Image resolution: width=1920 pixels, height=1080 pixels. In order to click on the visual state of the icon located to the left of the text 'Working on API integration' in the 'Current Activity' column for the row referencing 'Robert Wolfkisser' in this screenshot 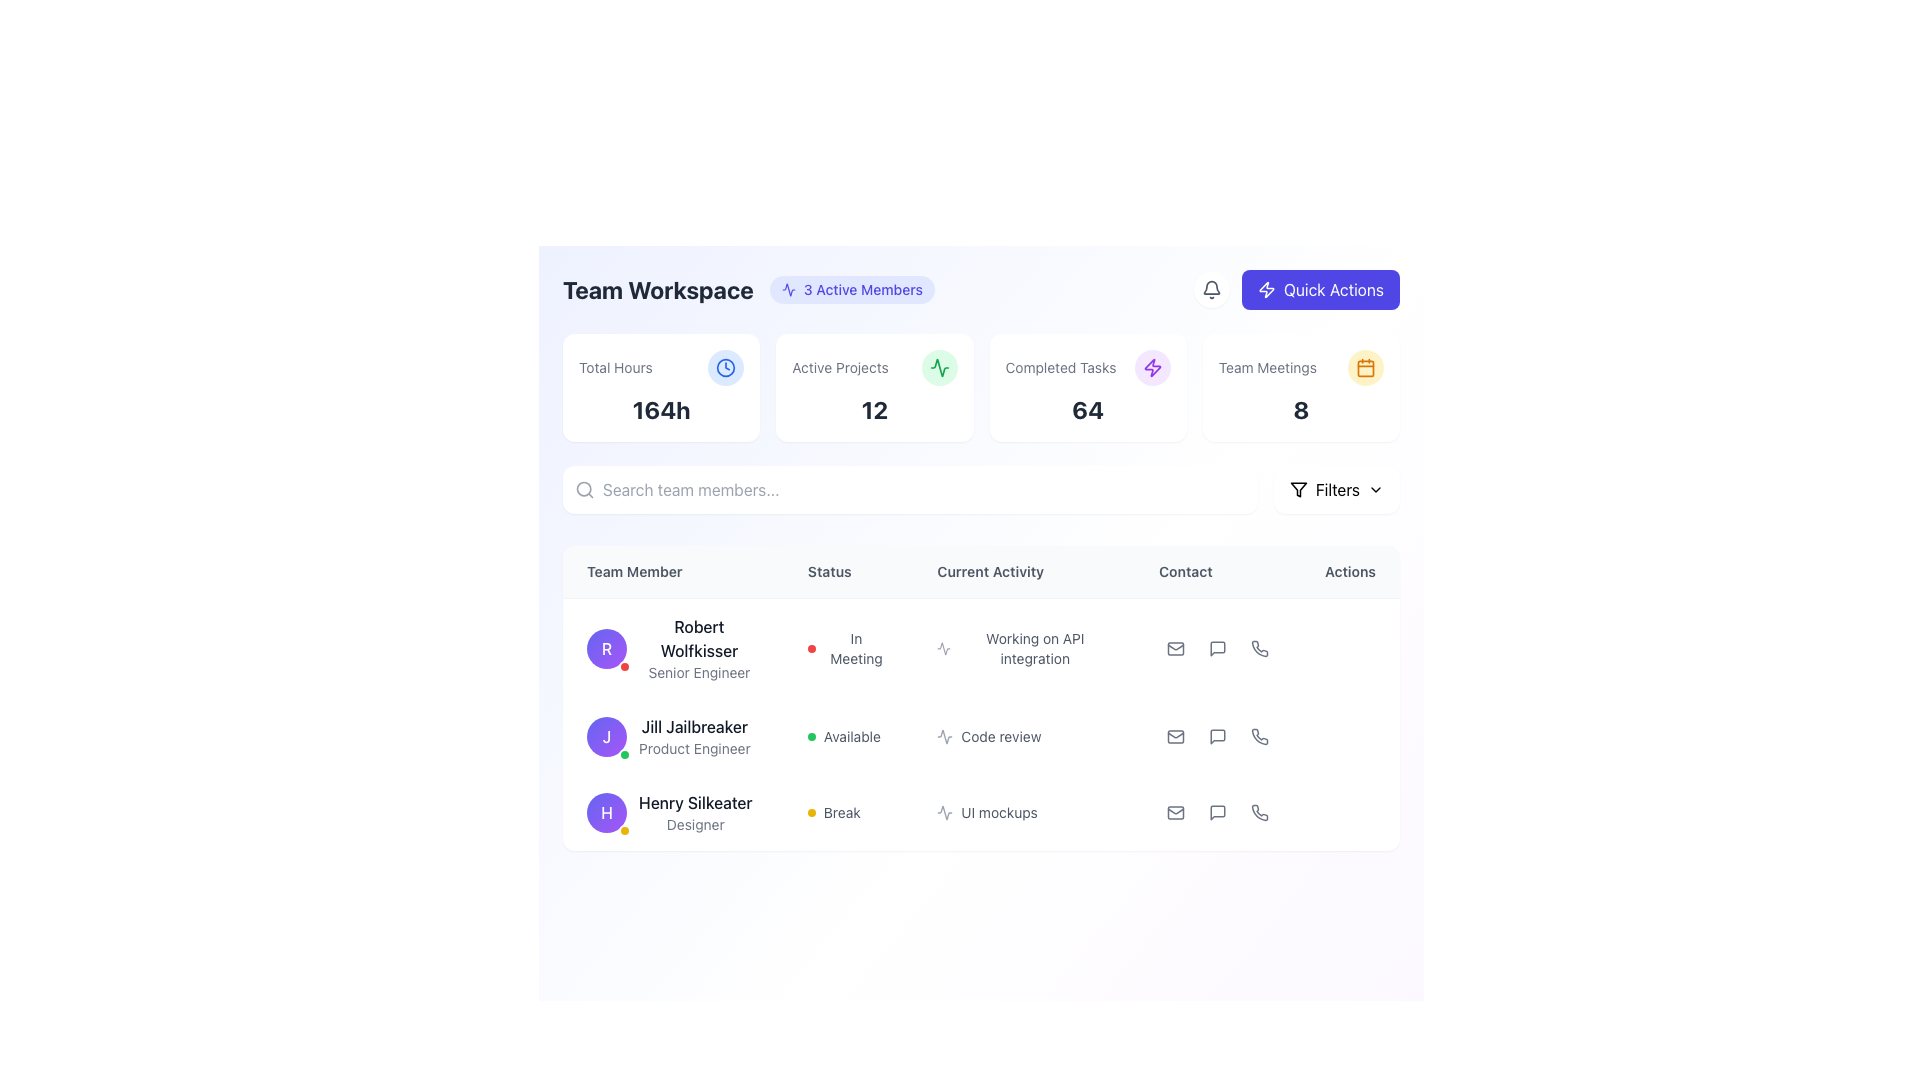, I will do `click(943, 648)`.